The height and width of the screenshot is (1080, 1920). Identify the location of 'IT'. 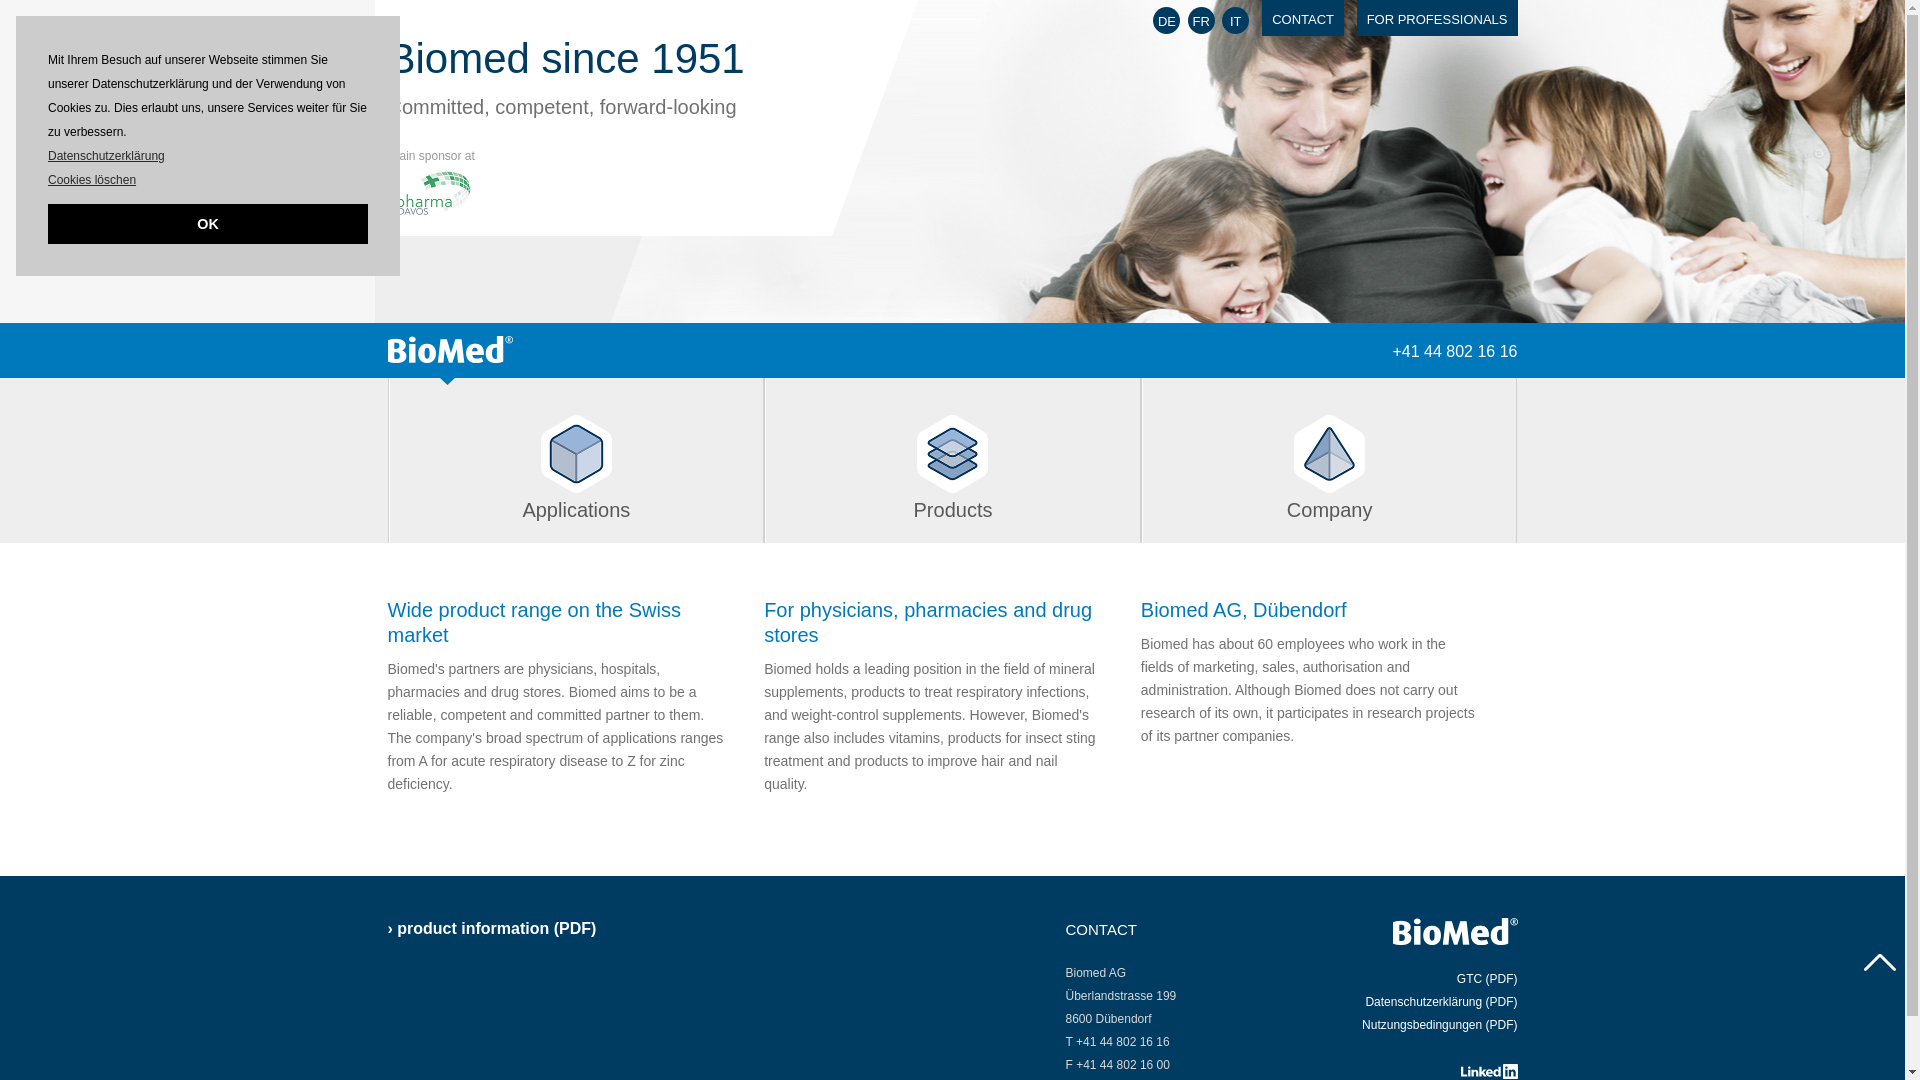
(1221, 20).